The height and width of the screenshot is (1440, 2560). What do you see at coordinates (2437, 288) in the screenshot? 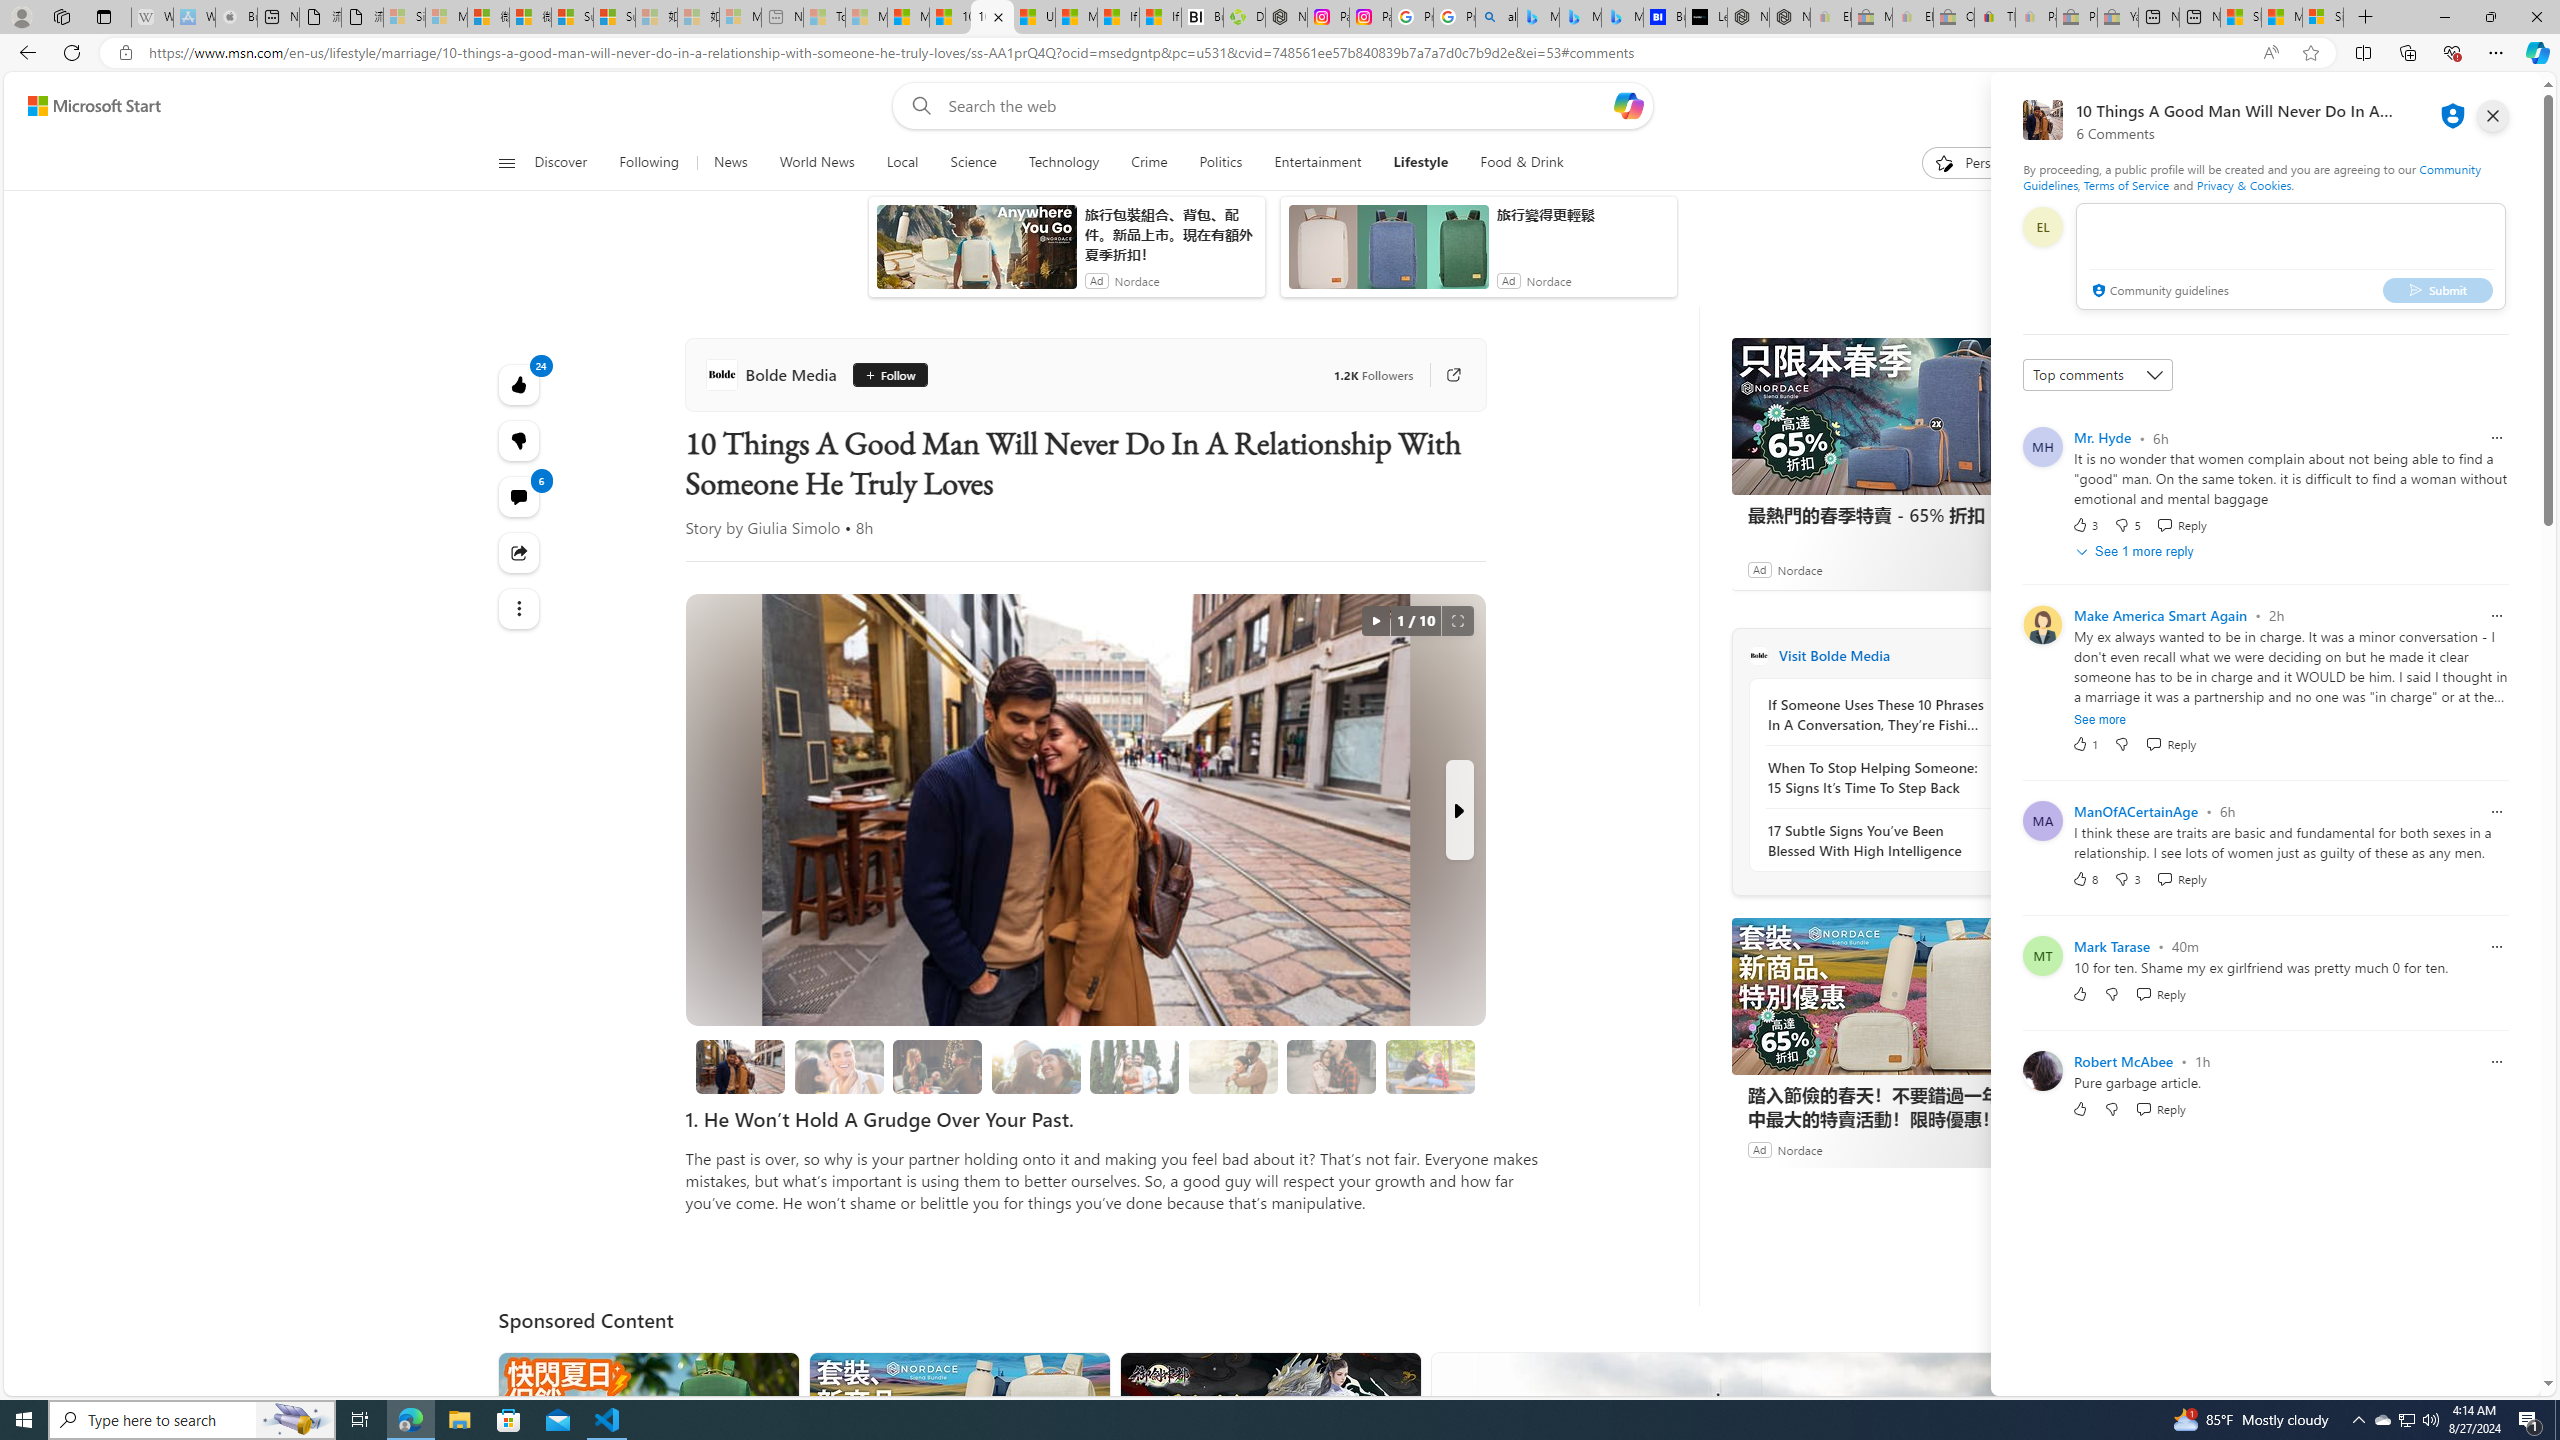
I see `'Submit'` at bounding box center [2437, 288].